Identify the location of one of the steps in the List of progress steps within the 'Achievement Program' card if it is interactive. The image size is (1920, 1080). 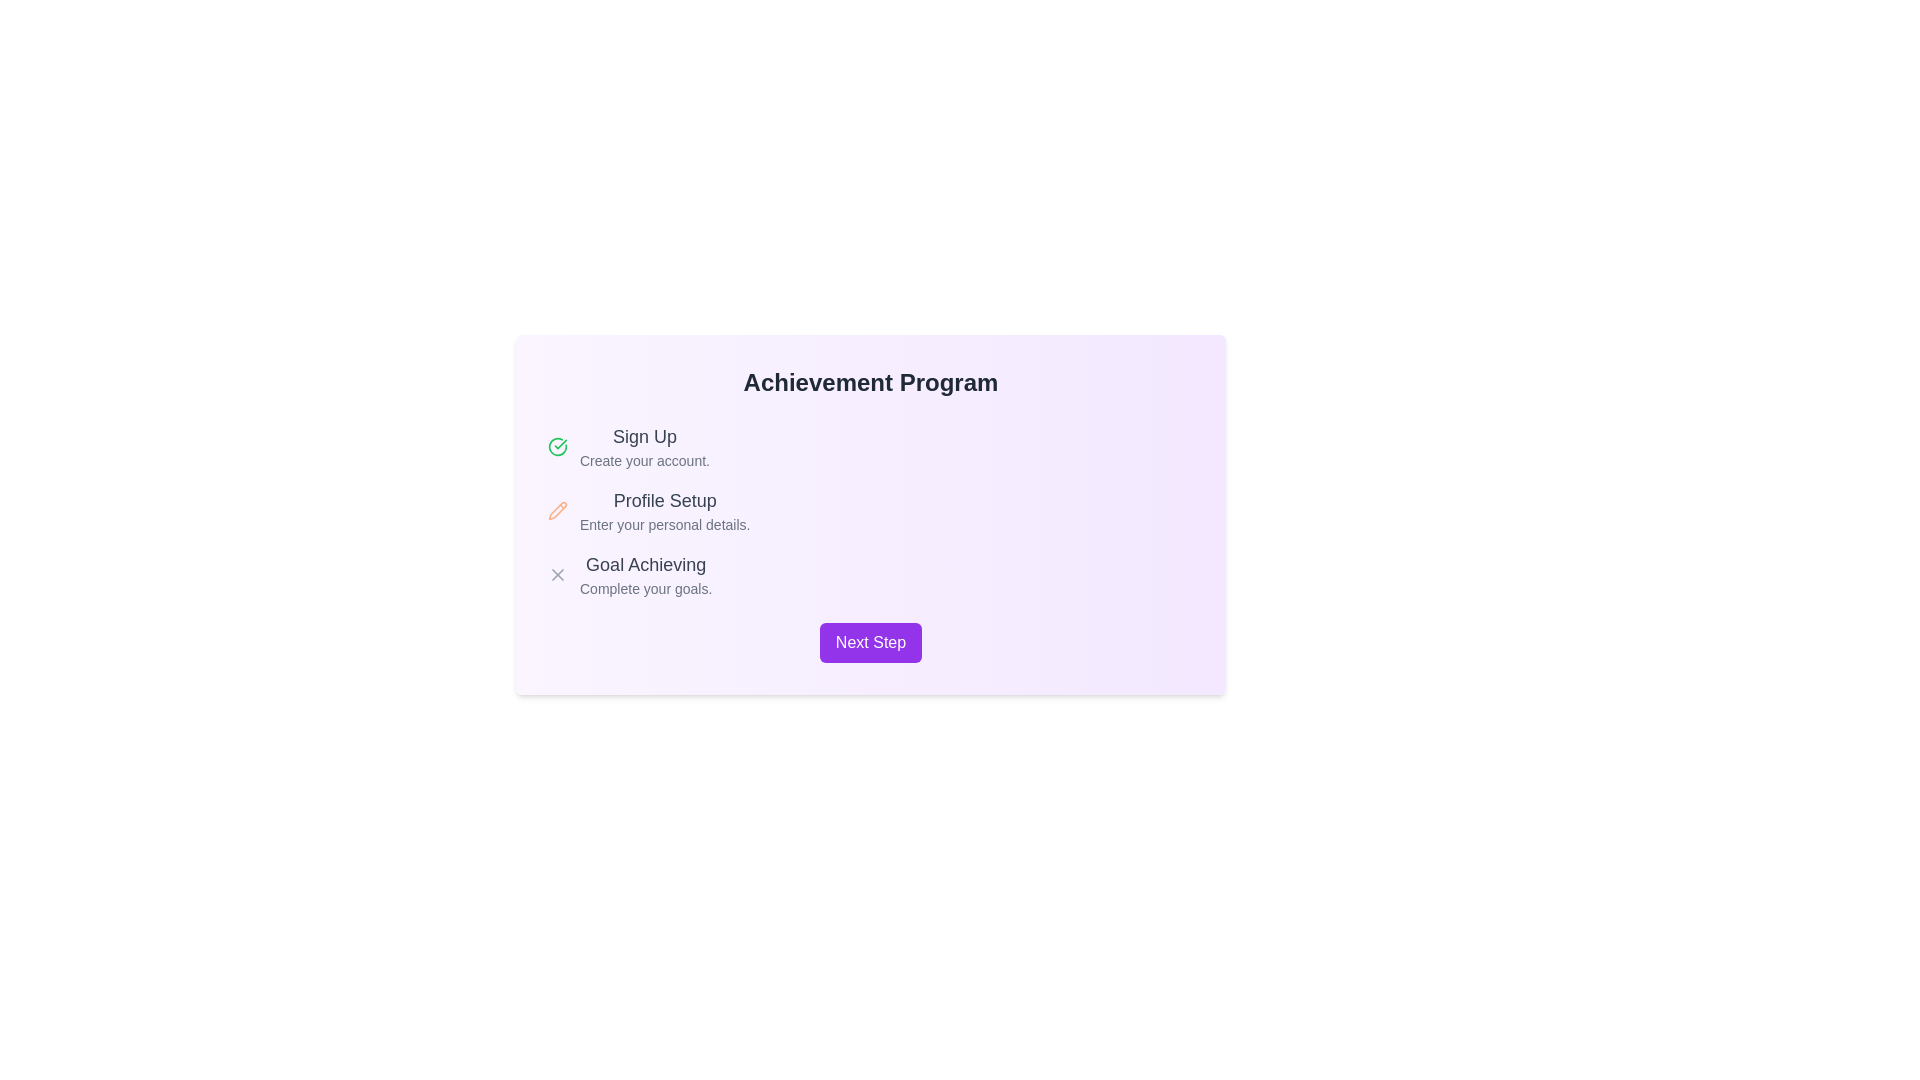
(870, 509).